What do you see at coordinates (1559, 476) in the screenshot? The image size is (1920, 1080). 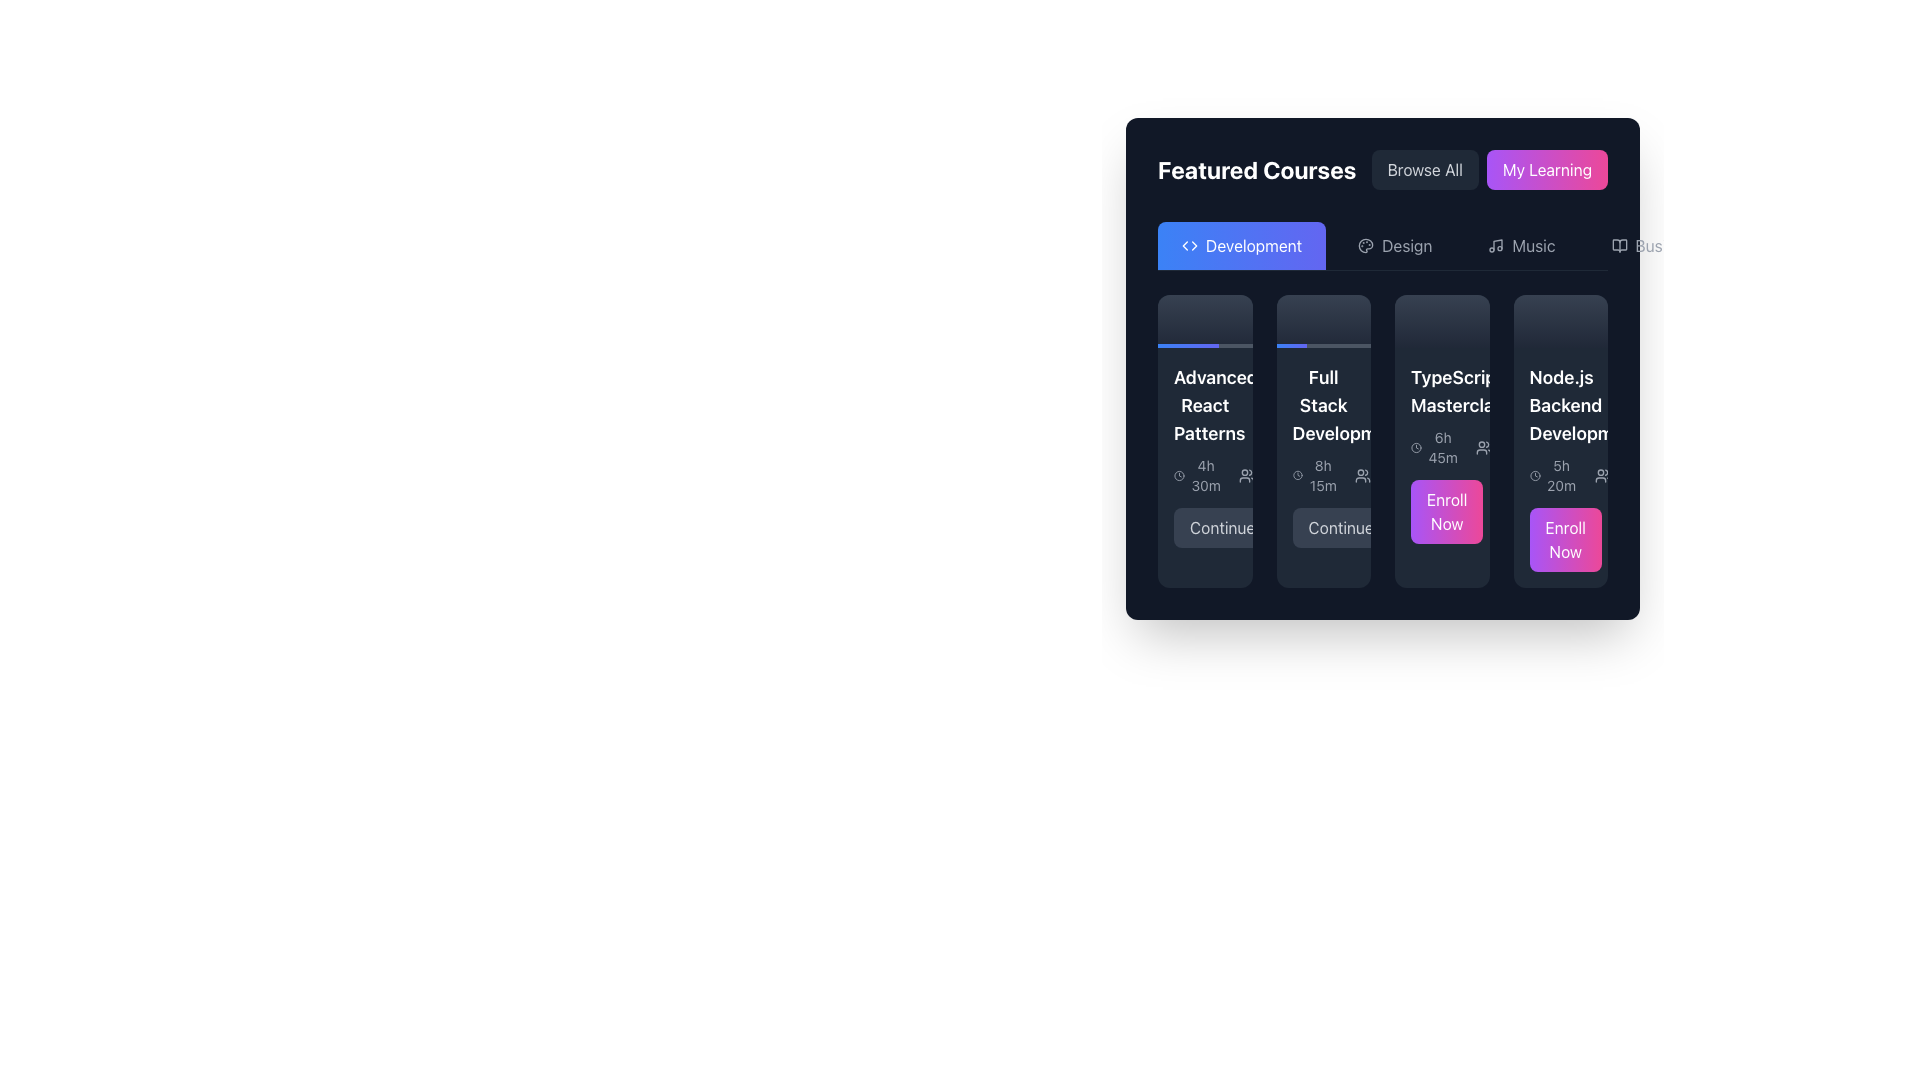 I see `the Text and Icon Group displaying the duration '5h 20m' with a clock icon, located above the 'Enroll Now' button` at bounding box center [1559, 476].